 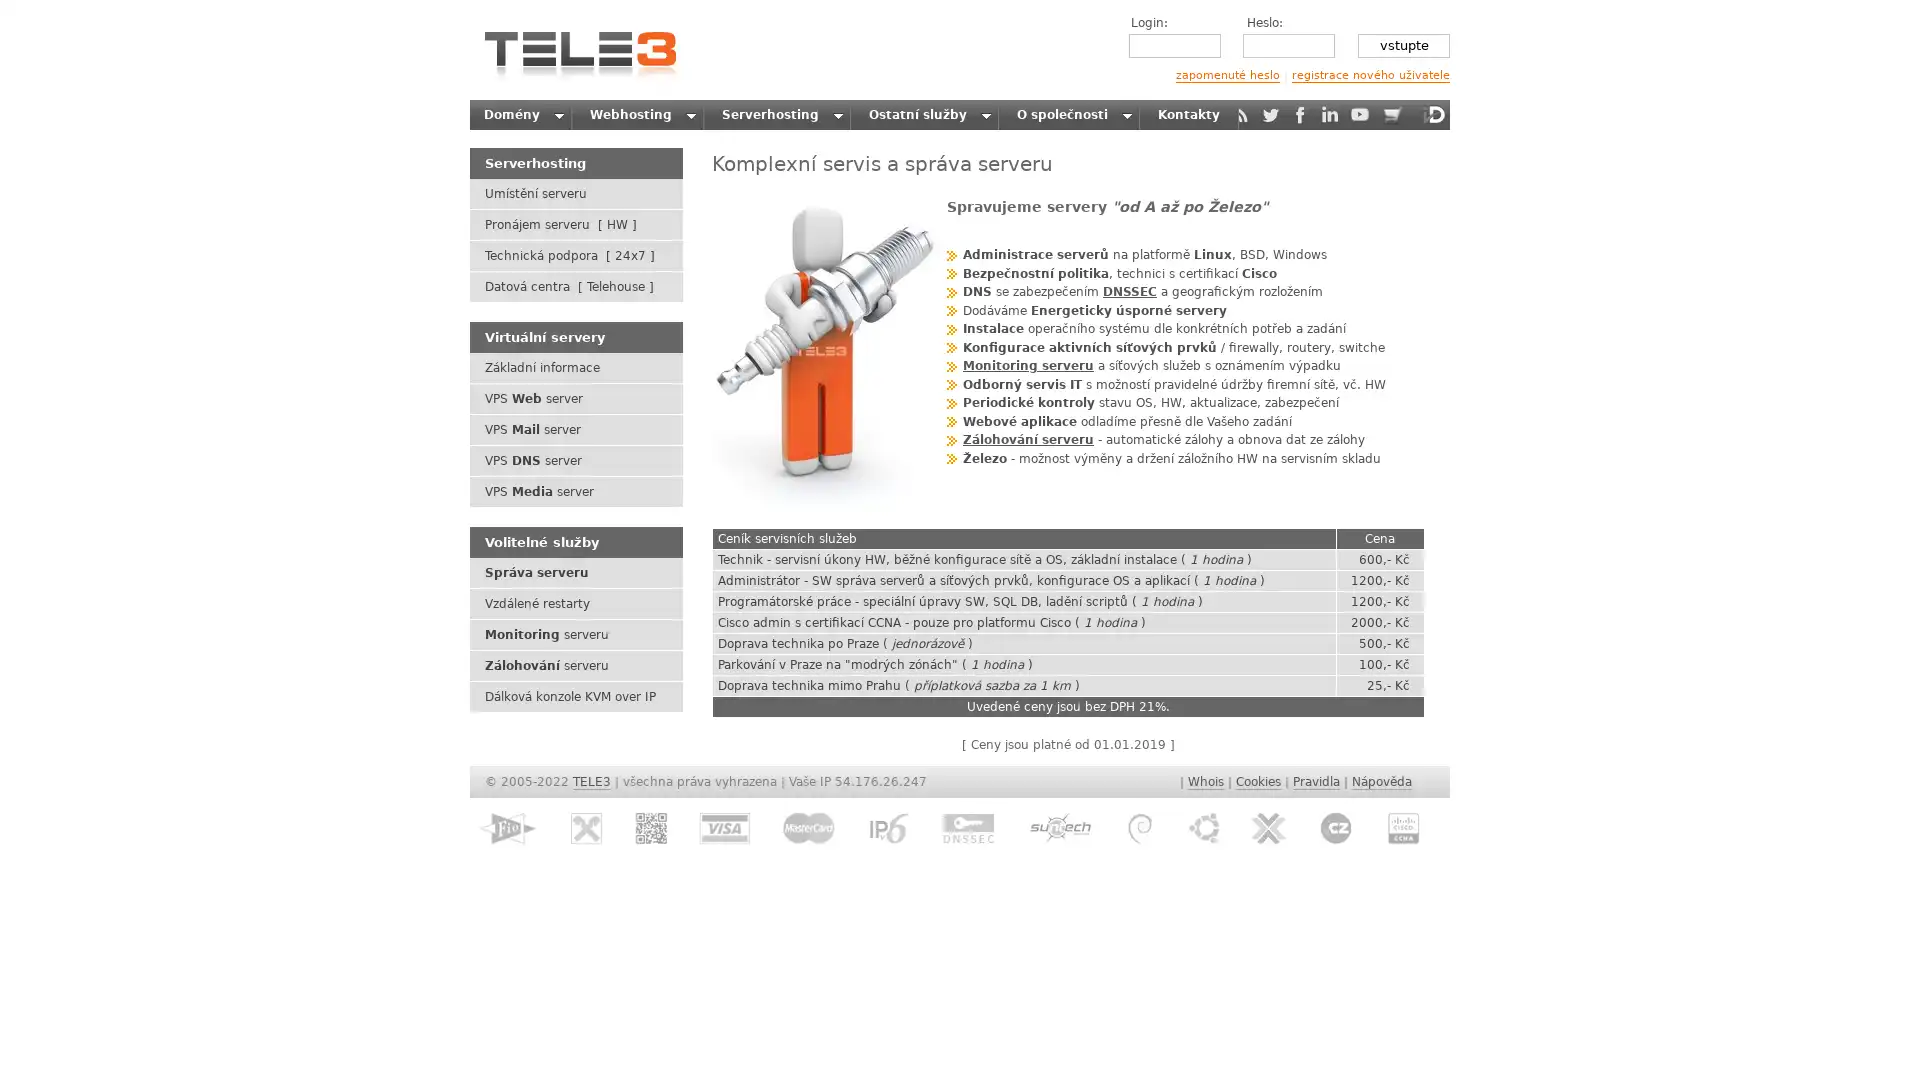 I want to click on vstupte, so click(x=1402, y=45).